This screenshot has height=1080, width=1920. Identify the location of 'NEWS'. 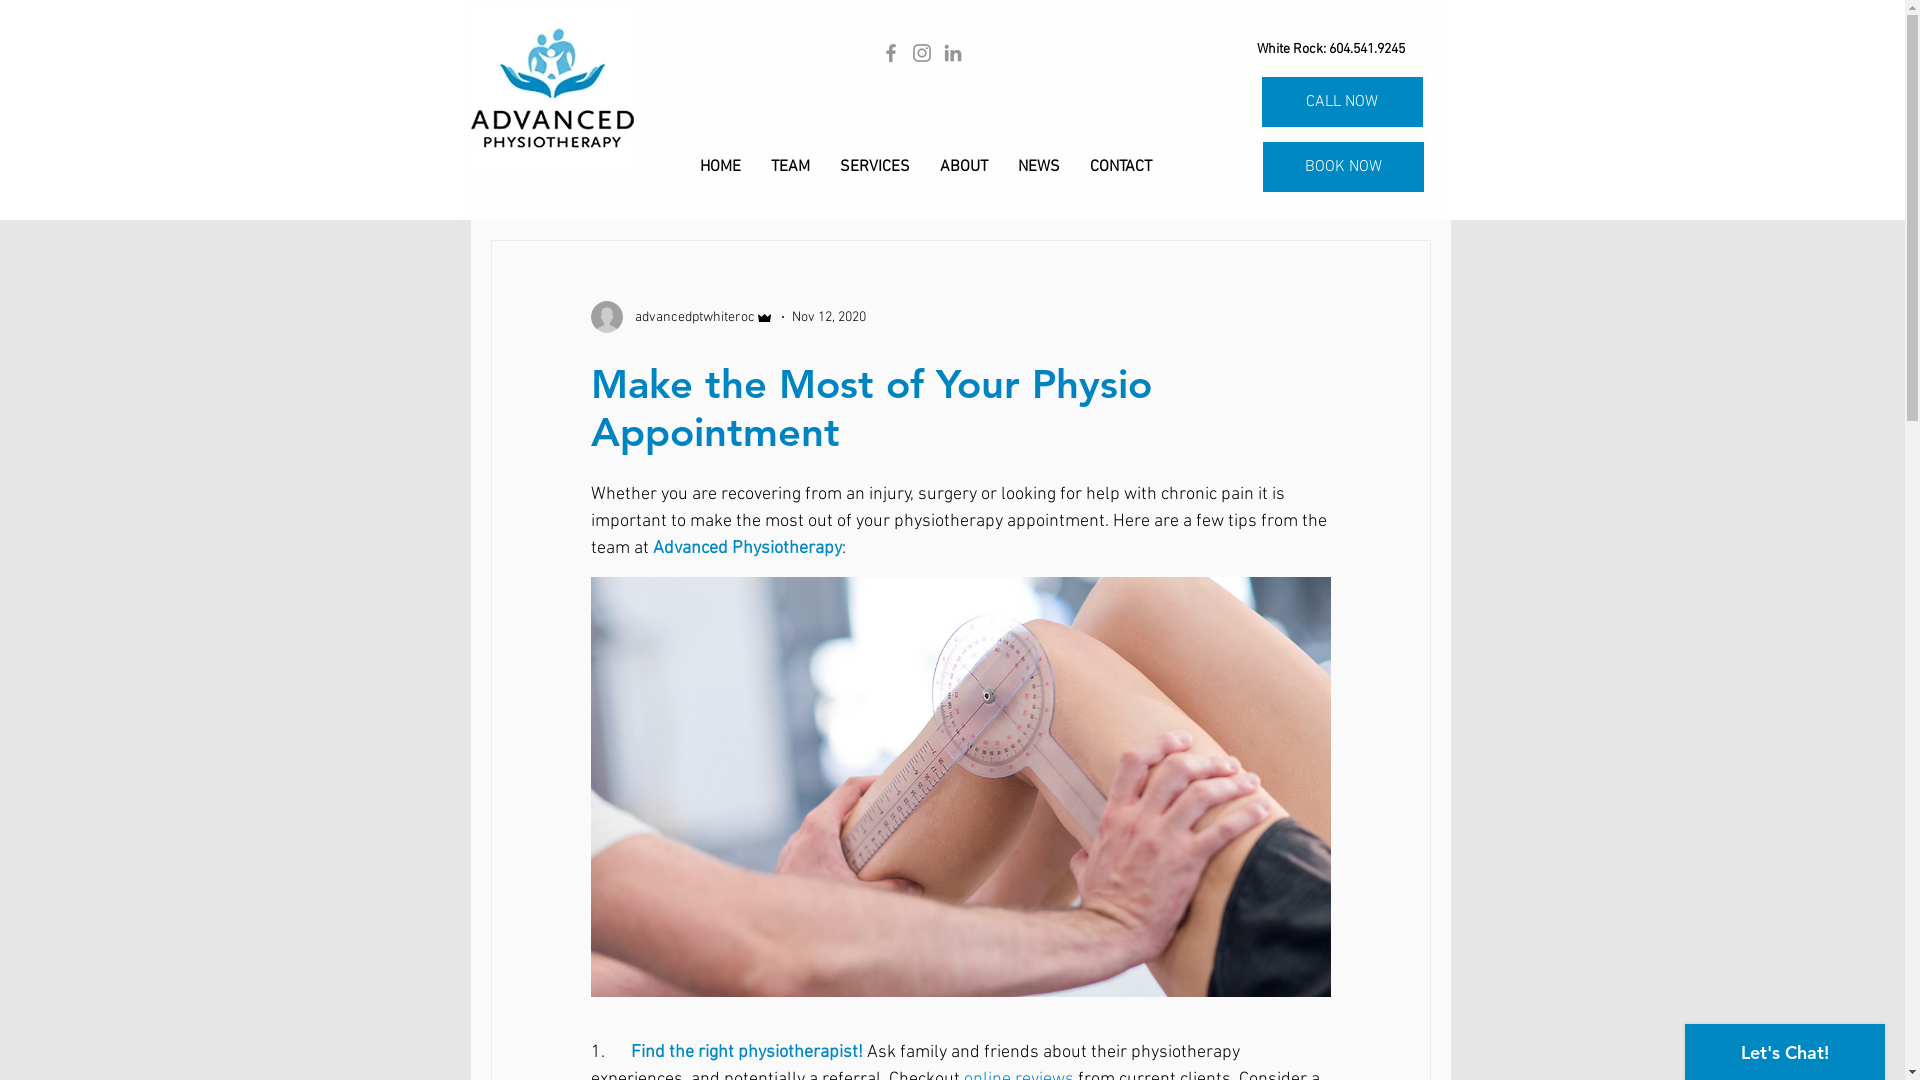
(1037, 165).